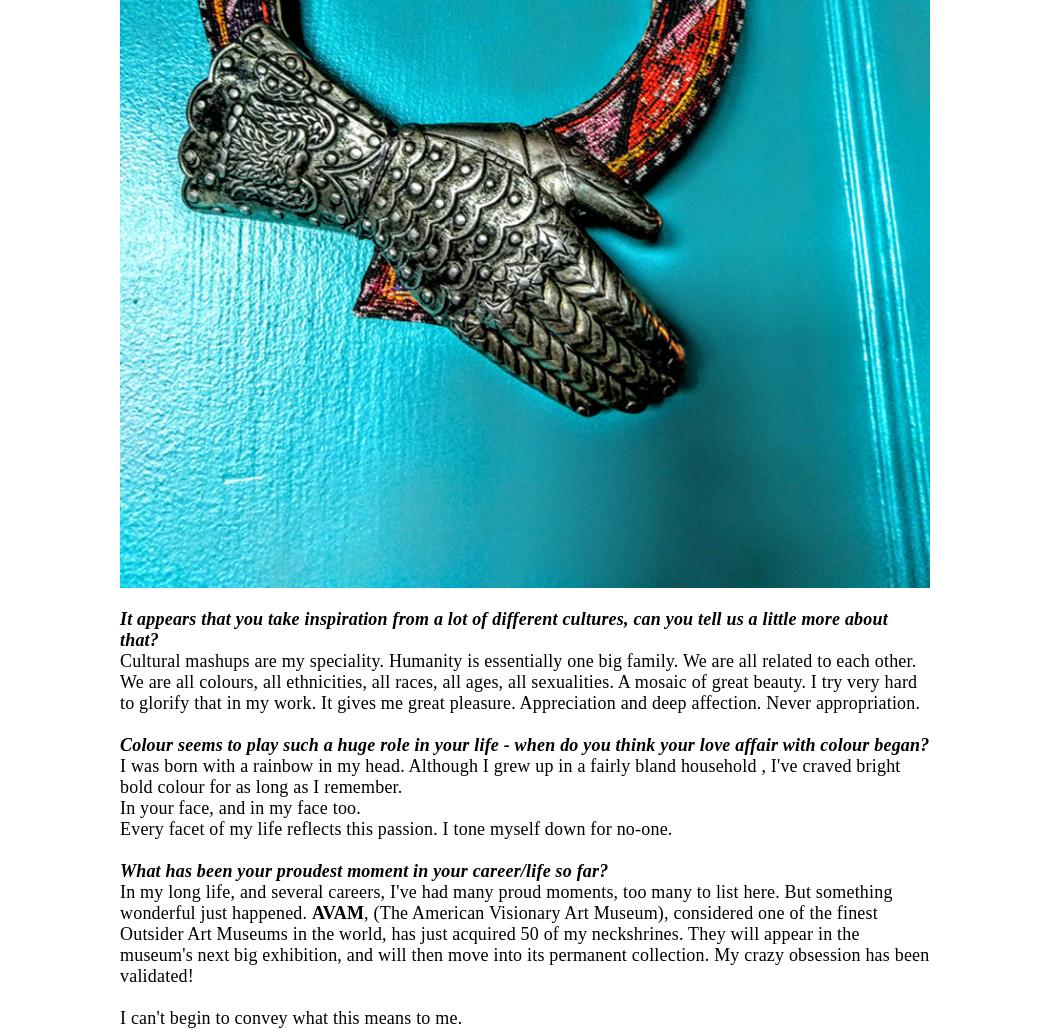 This screenshot has height=1028, width=1050. I want to click on 'Colour seems to play such a huge role in your life - when do you think your love affair with colour began?', so click(119, 742).